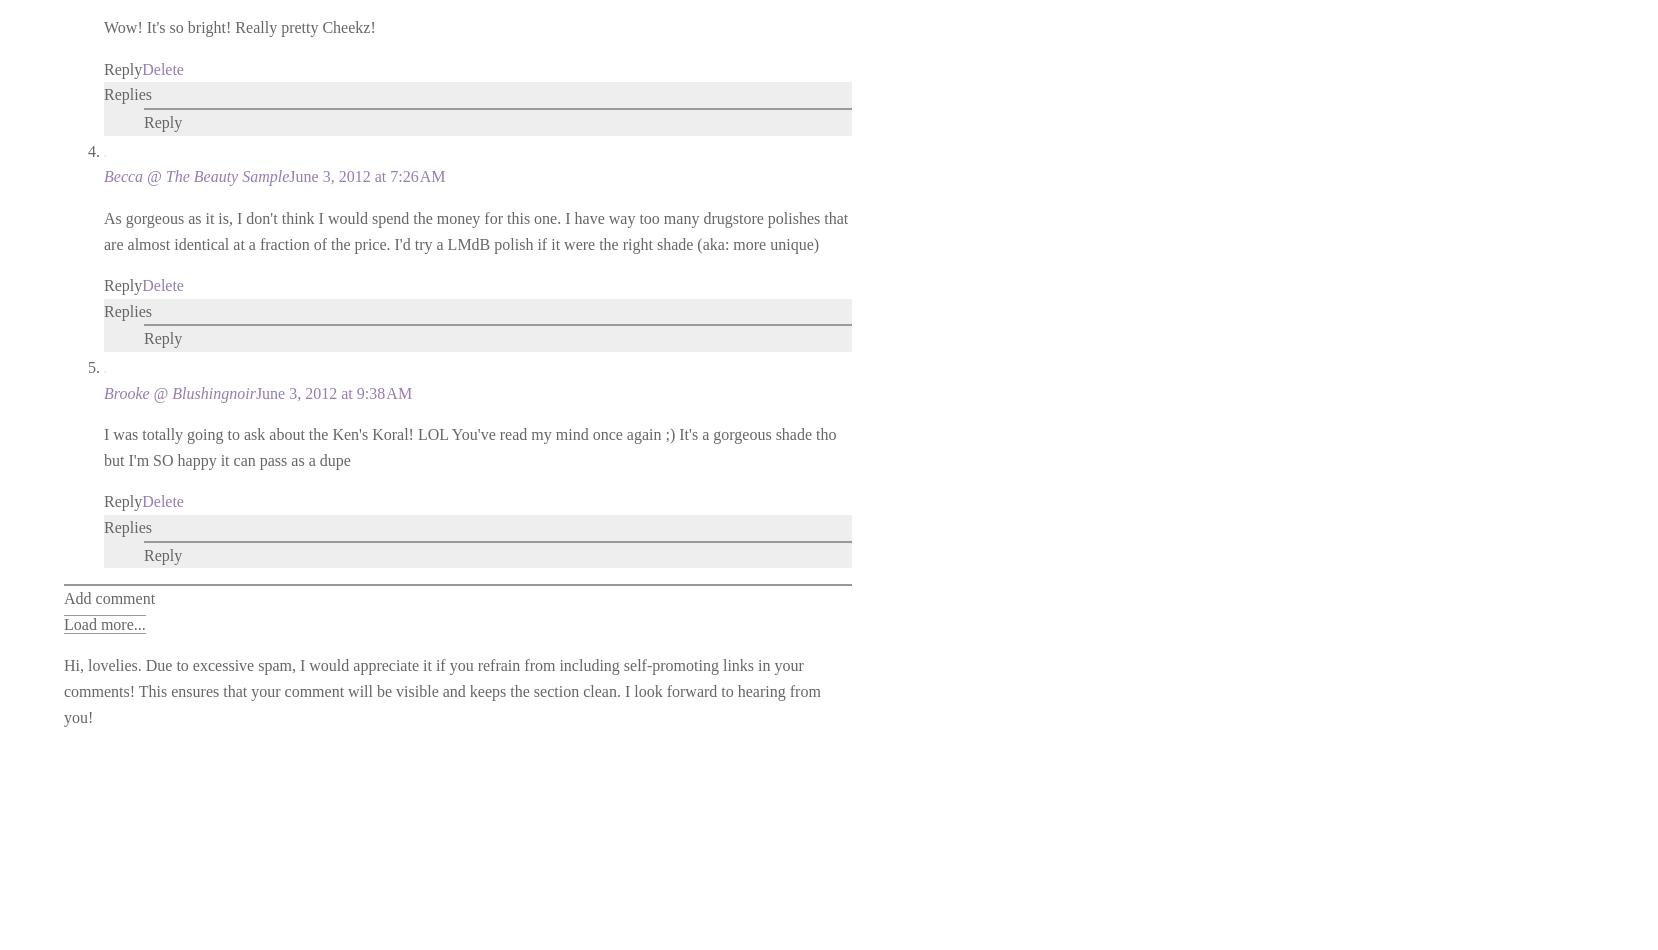 The width and height of the screenshot is (1658, 950). What do you see at coordinates (476, 230) in the screenshot?
I see `'As gorgeous as it is, I don't think I would spend the money for this one. I have way too many drugstore polishes that are almost identical at a fraction of the price. I'd try a LMdB polish if it were the right shade (aka: more unique)'` at bounding box center [476, 230].